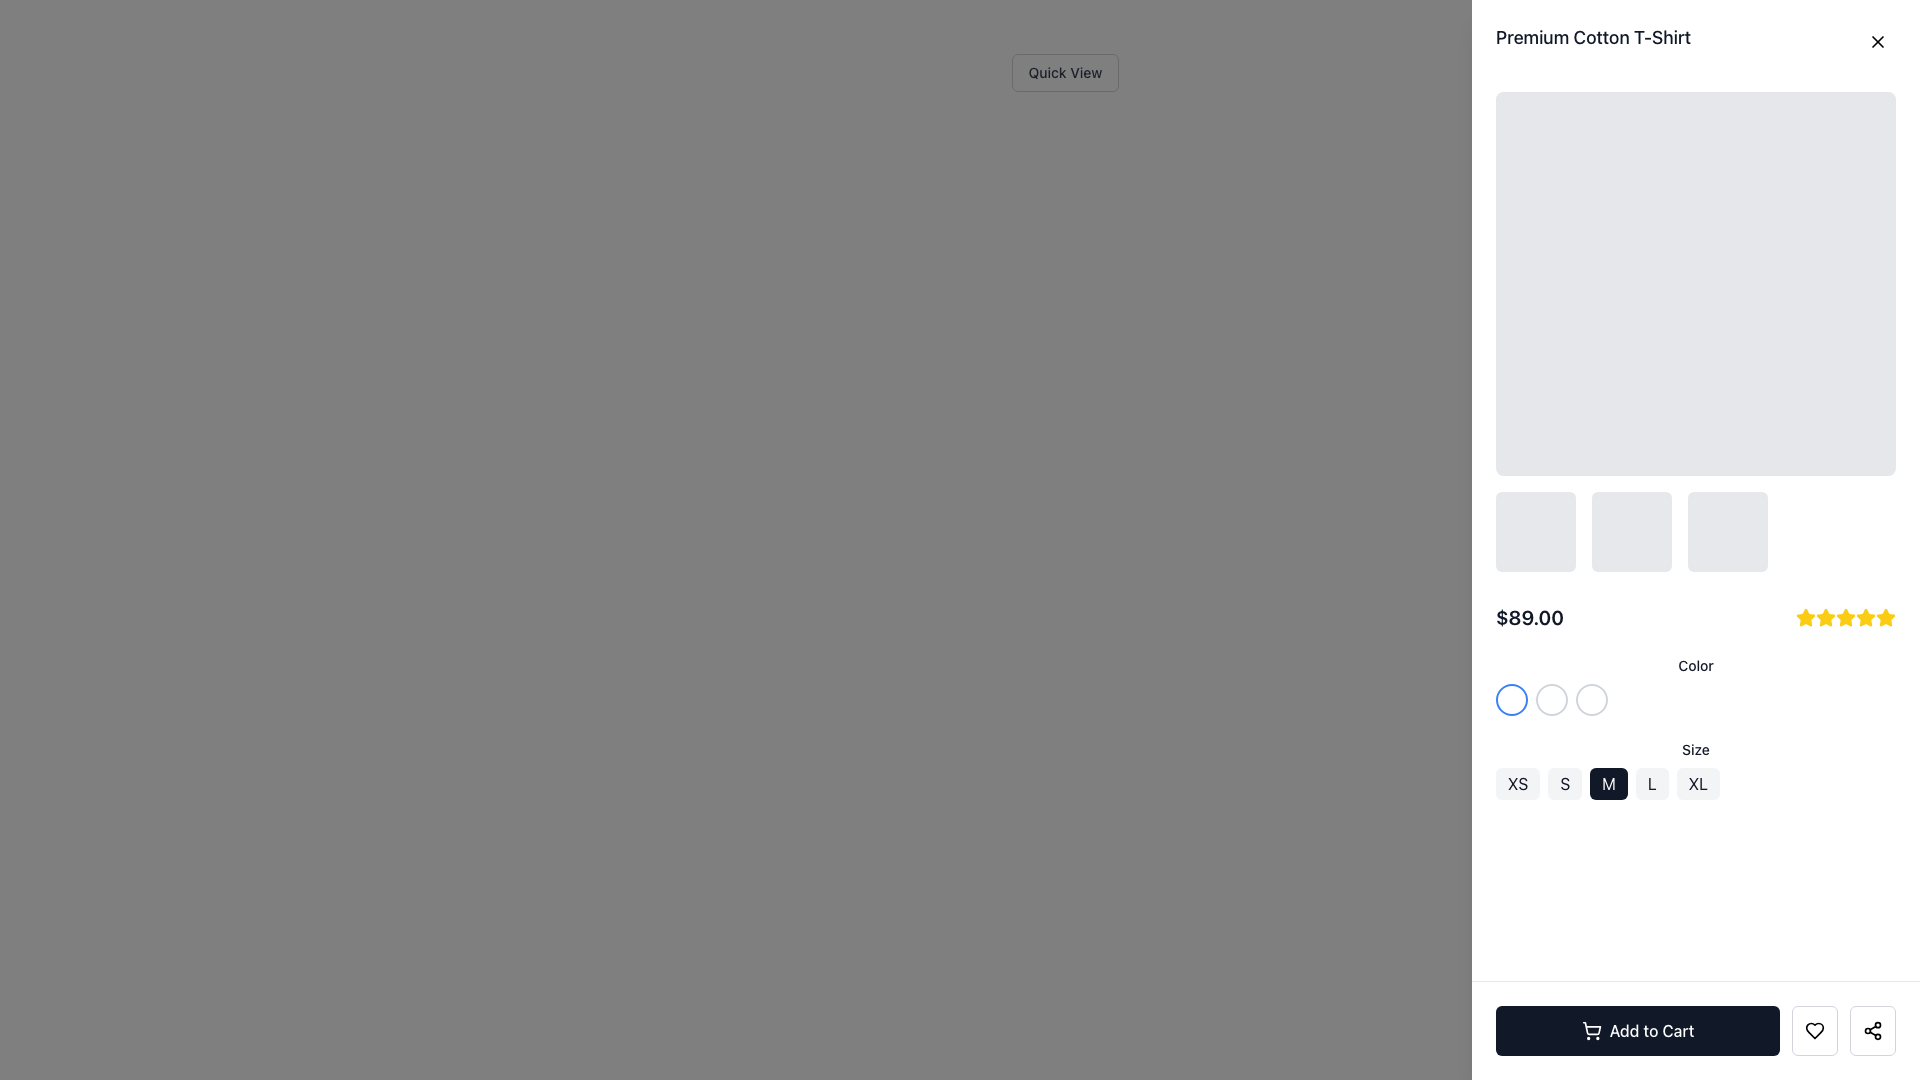  What do you see at coordinates (1845, 616) in the screenshot?
I see `the fifth star icon in the rating system` at bounding box center [1845, 616].